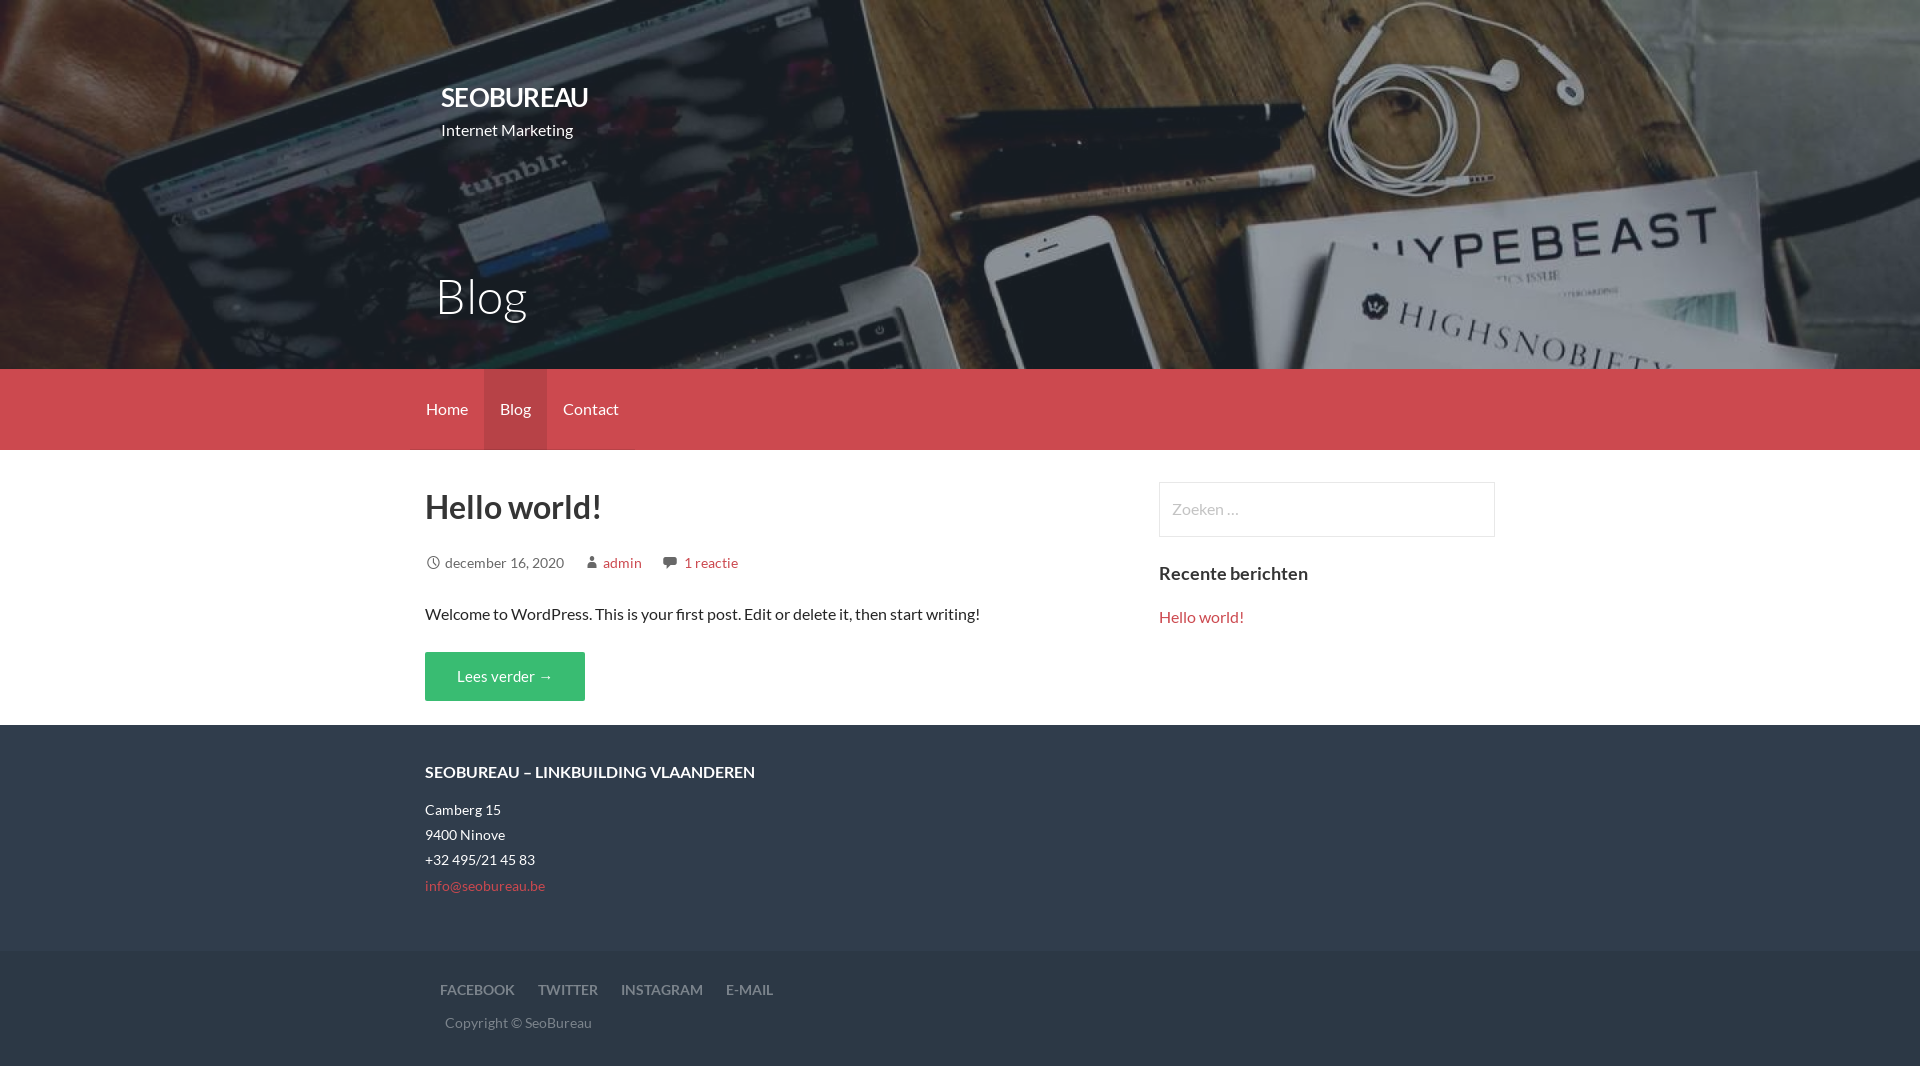  What do you see at coordinates (621, 562) in the screenshot?
I see `'admin'` at bounding box center [621, 562].